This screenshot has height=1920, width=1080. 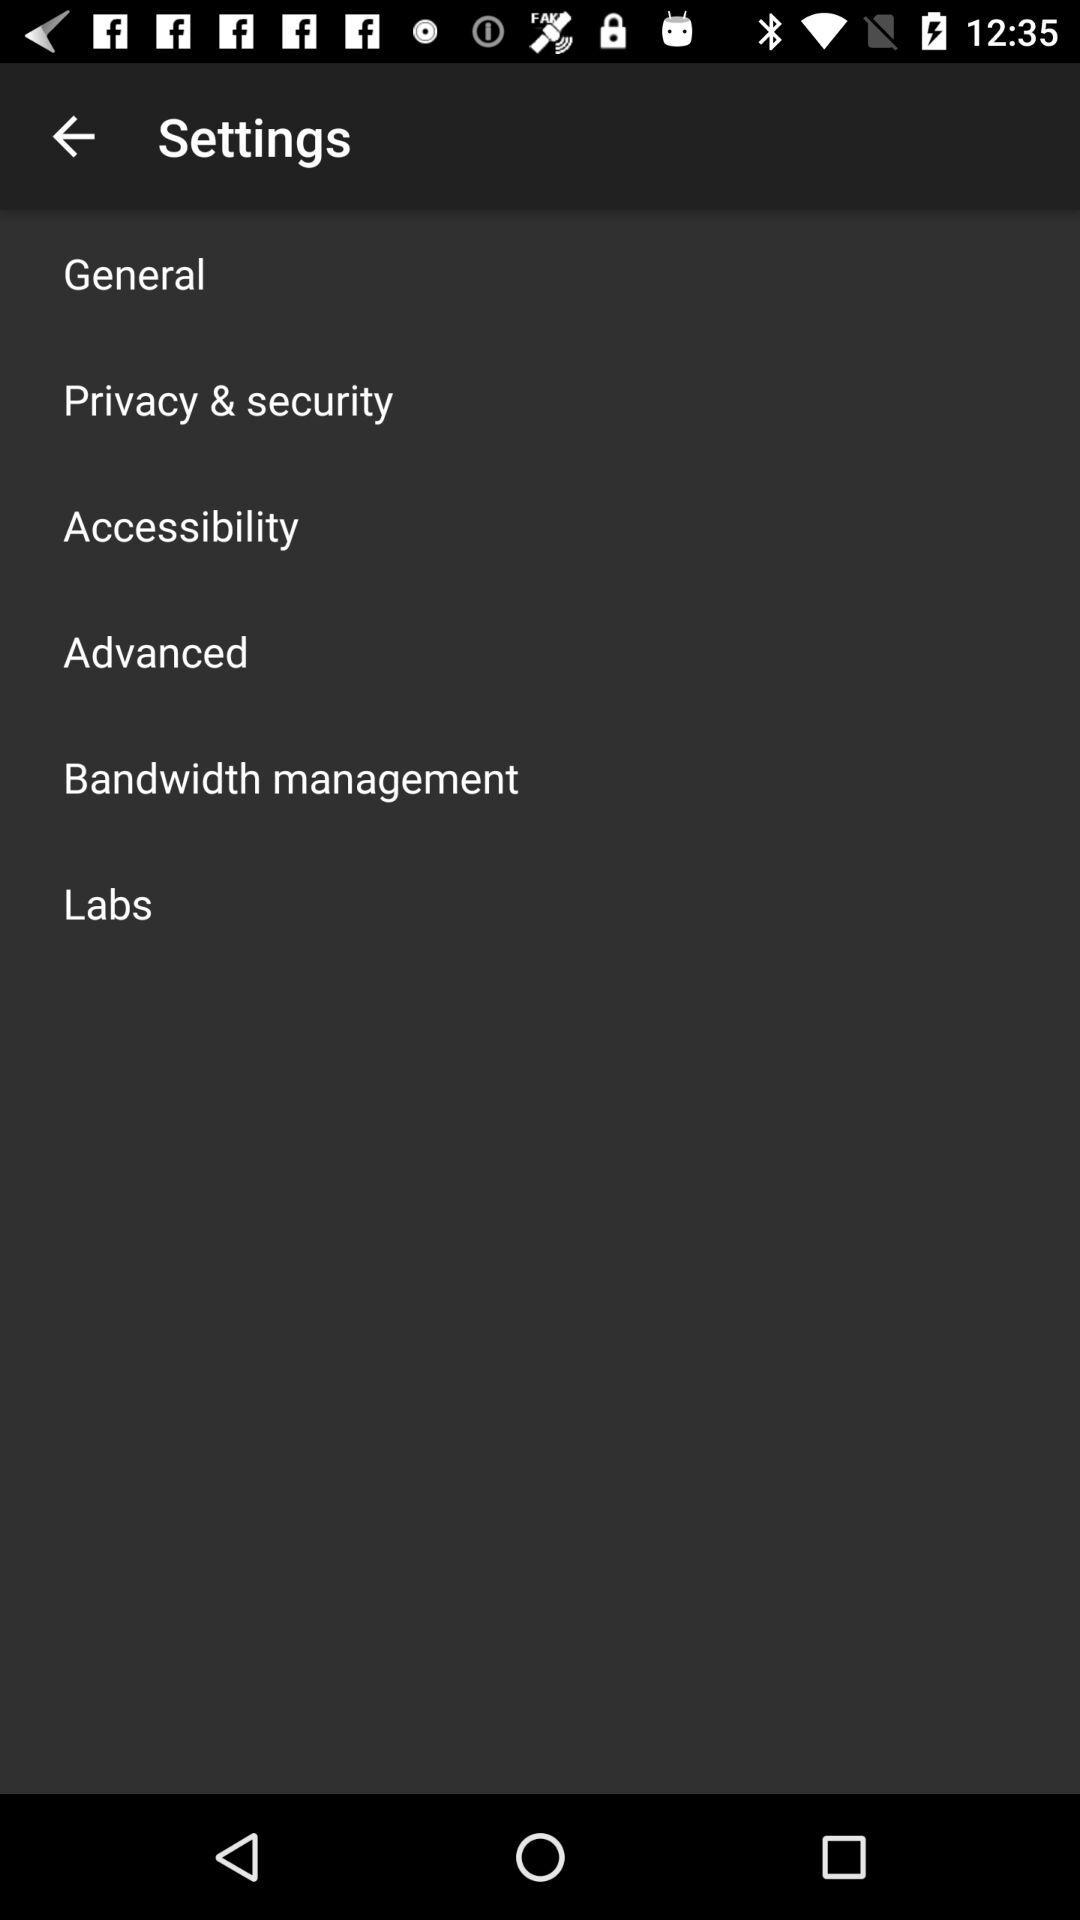 What do you see at coordinates (72, 135) in the screenshot?
I see `the item next to settings app` at bounding box center [72, 135].